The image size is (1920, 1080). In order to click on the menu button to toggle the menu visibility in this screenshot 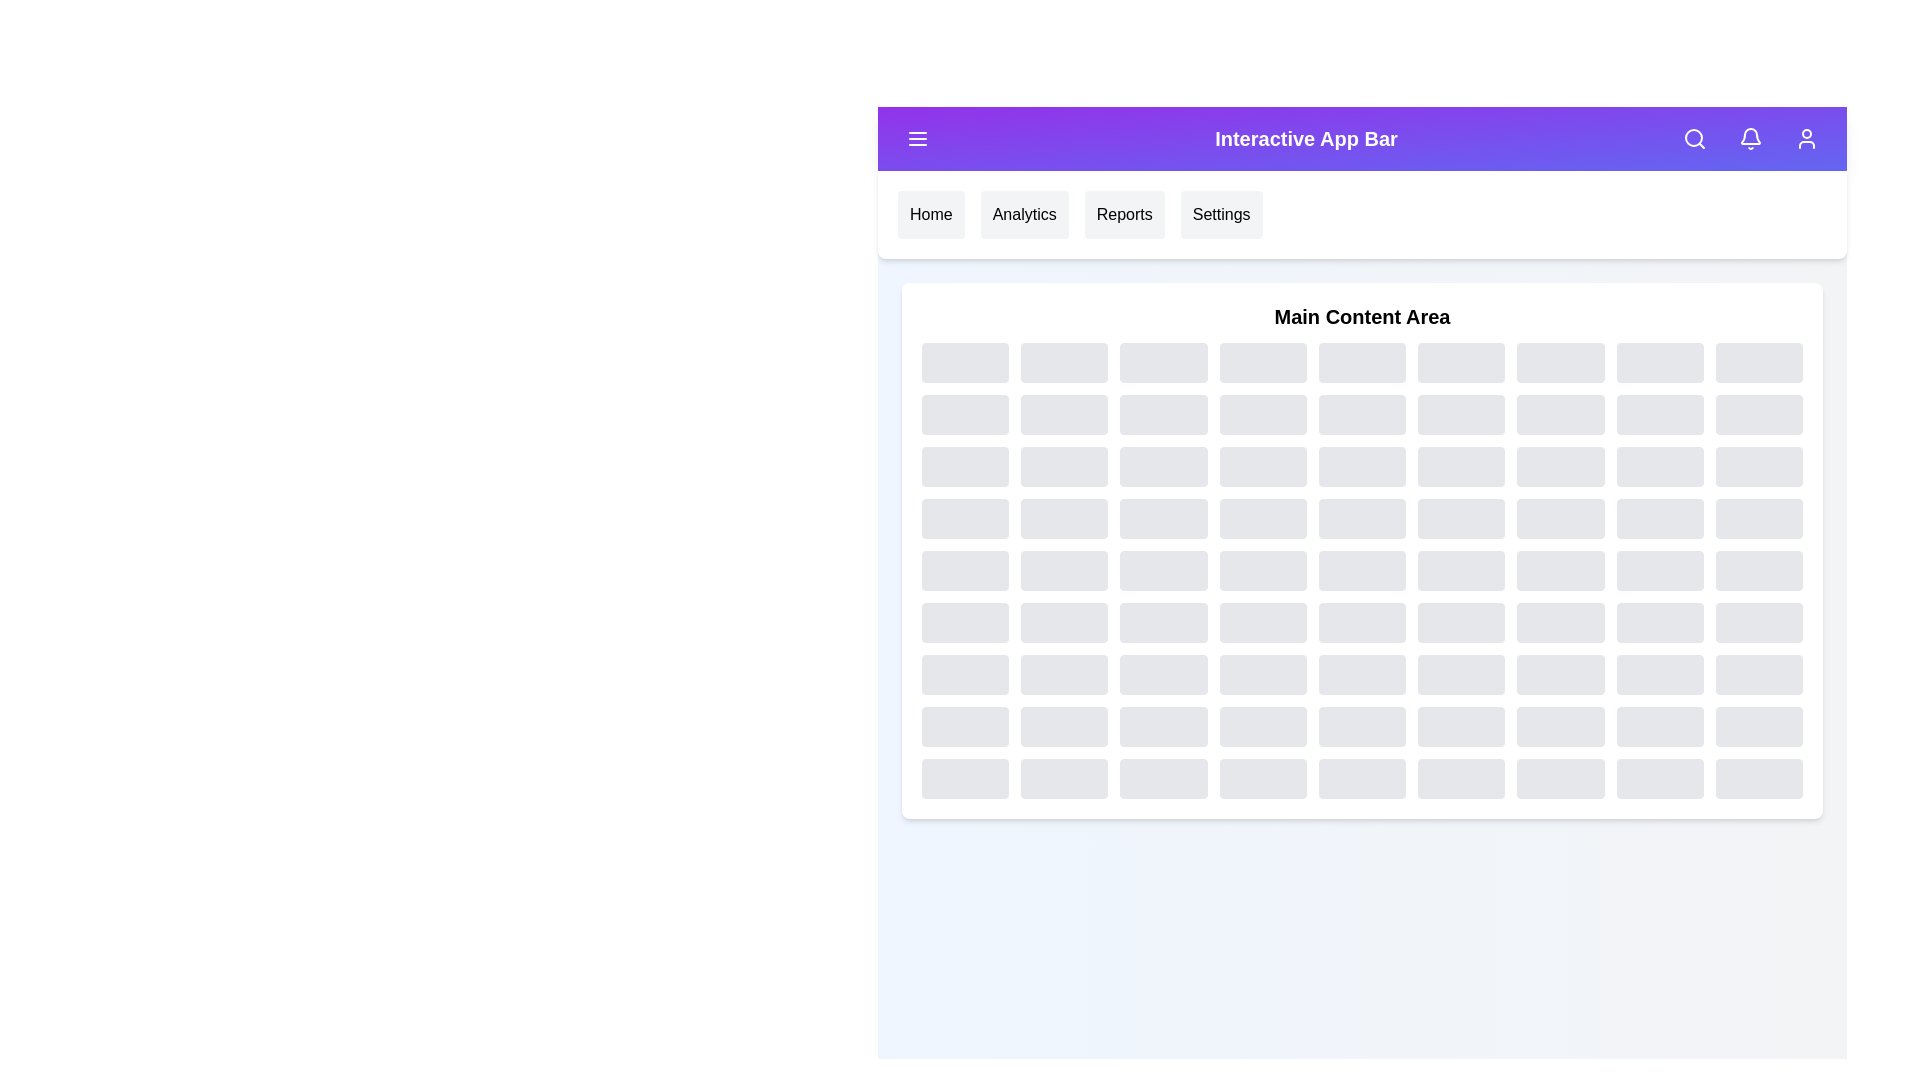, I will do `click(916, 137)`.